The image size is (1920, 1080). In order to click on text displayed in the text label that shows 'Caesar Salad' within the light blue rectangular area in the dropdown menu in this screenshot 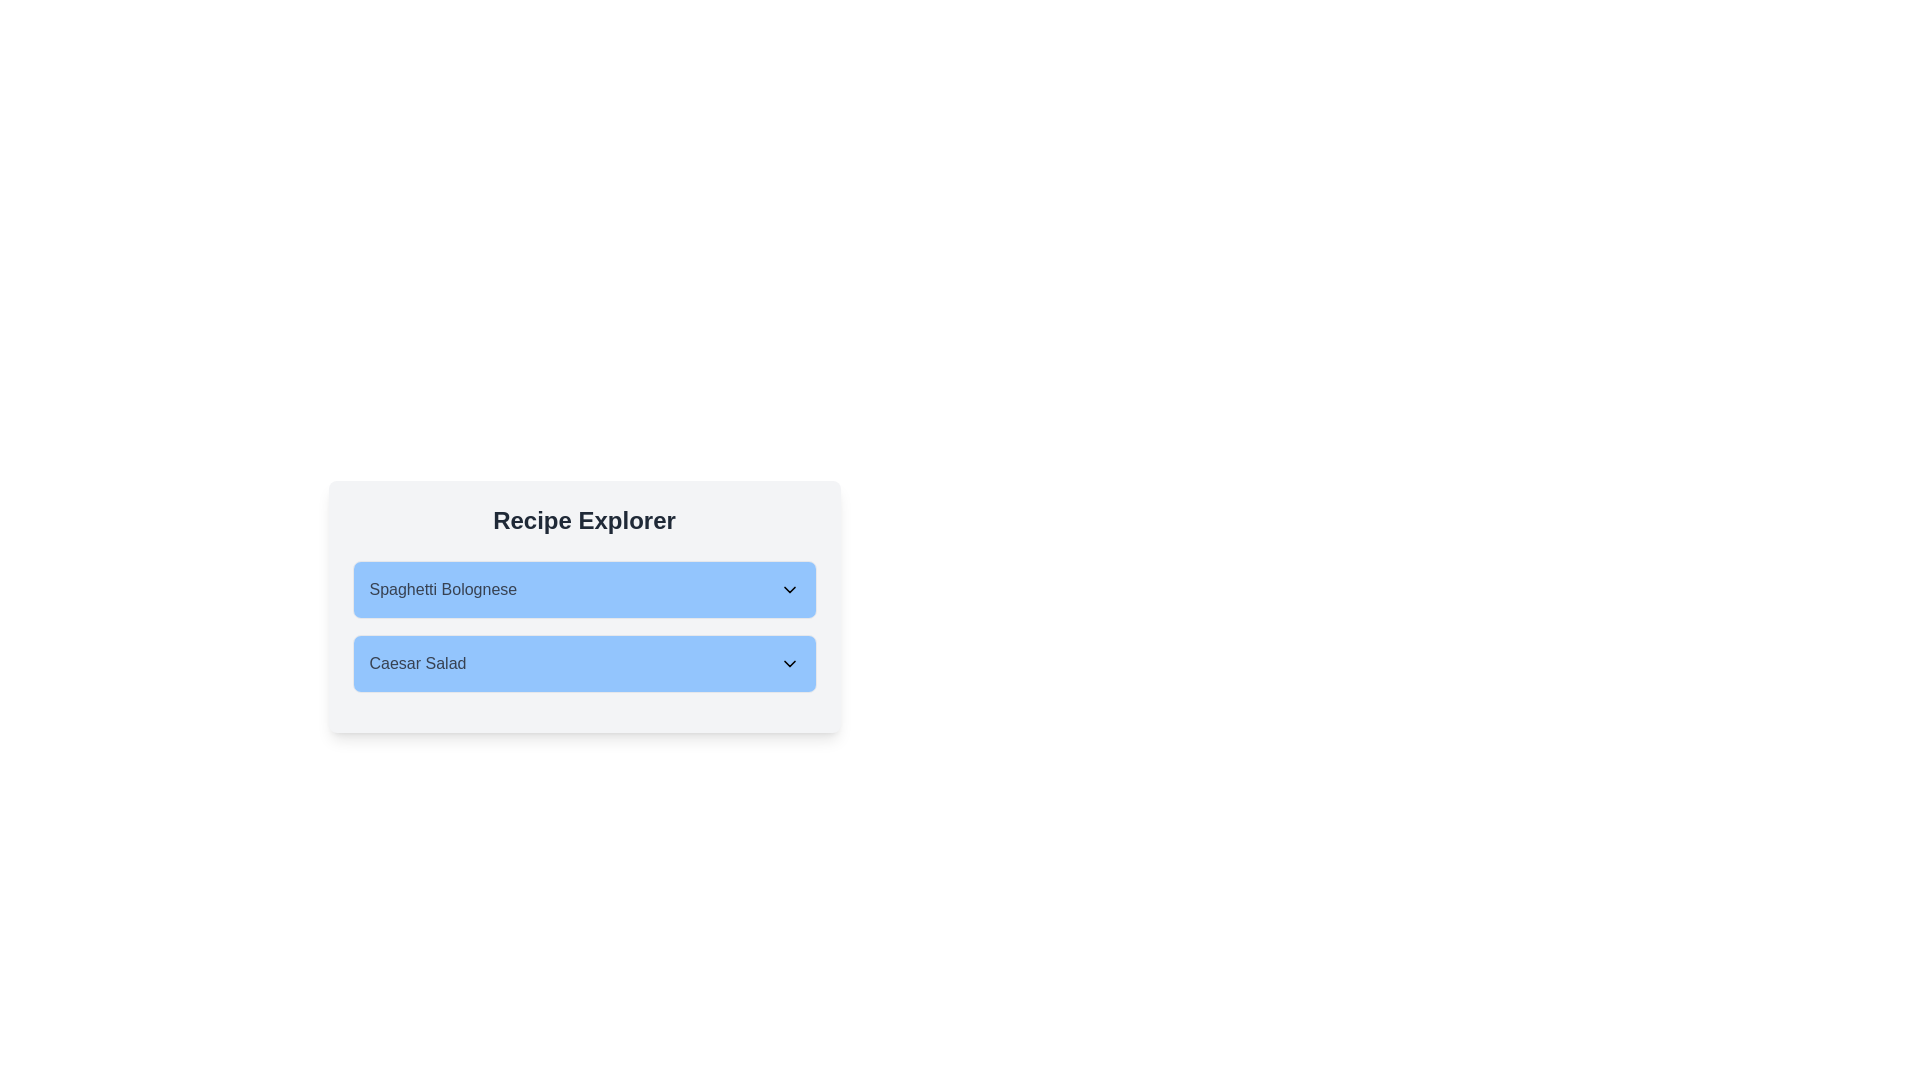, I will do `click(416, 663)`.